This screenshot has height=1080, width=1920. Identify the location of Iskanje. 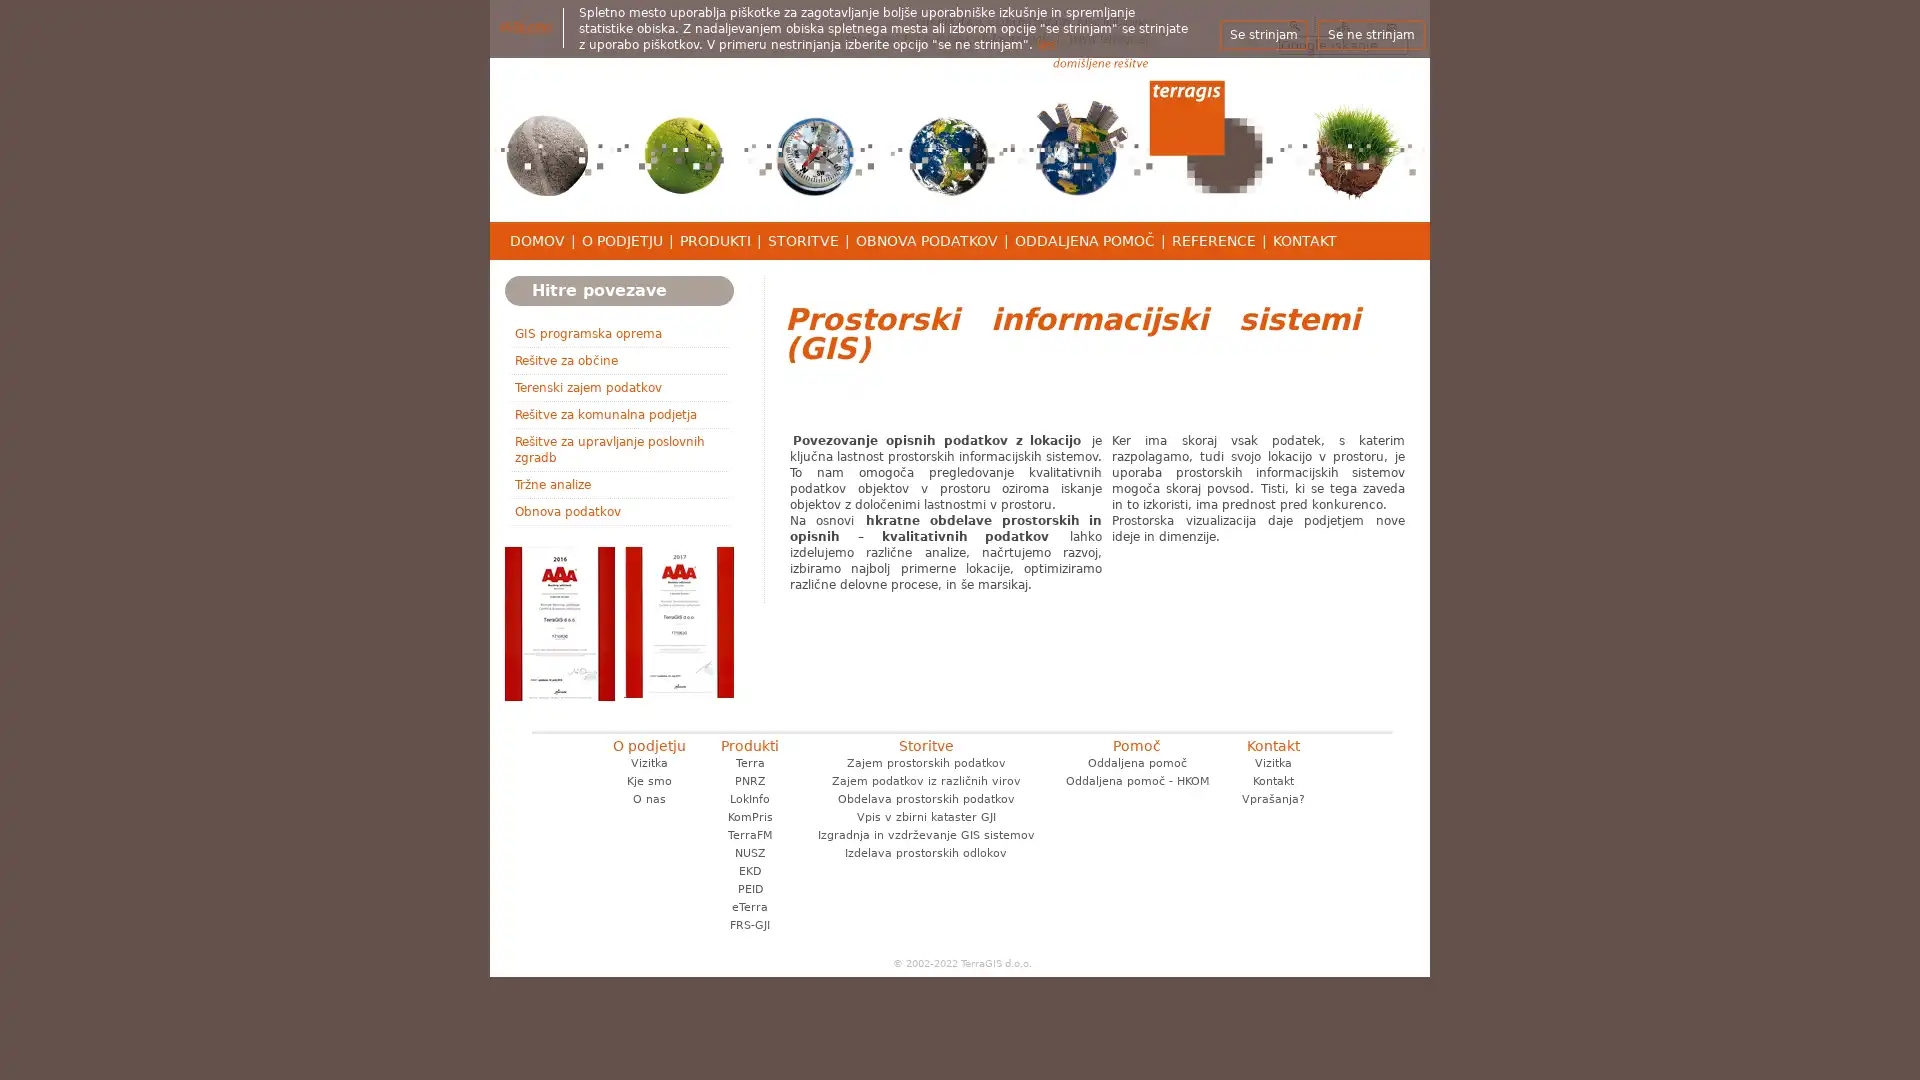
(1295, 24).